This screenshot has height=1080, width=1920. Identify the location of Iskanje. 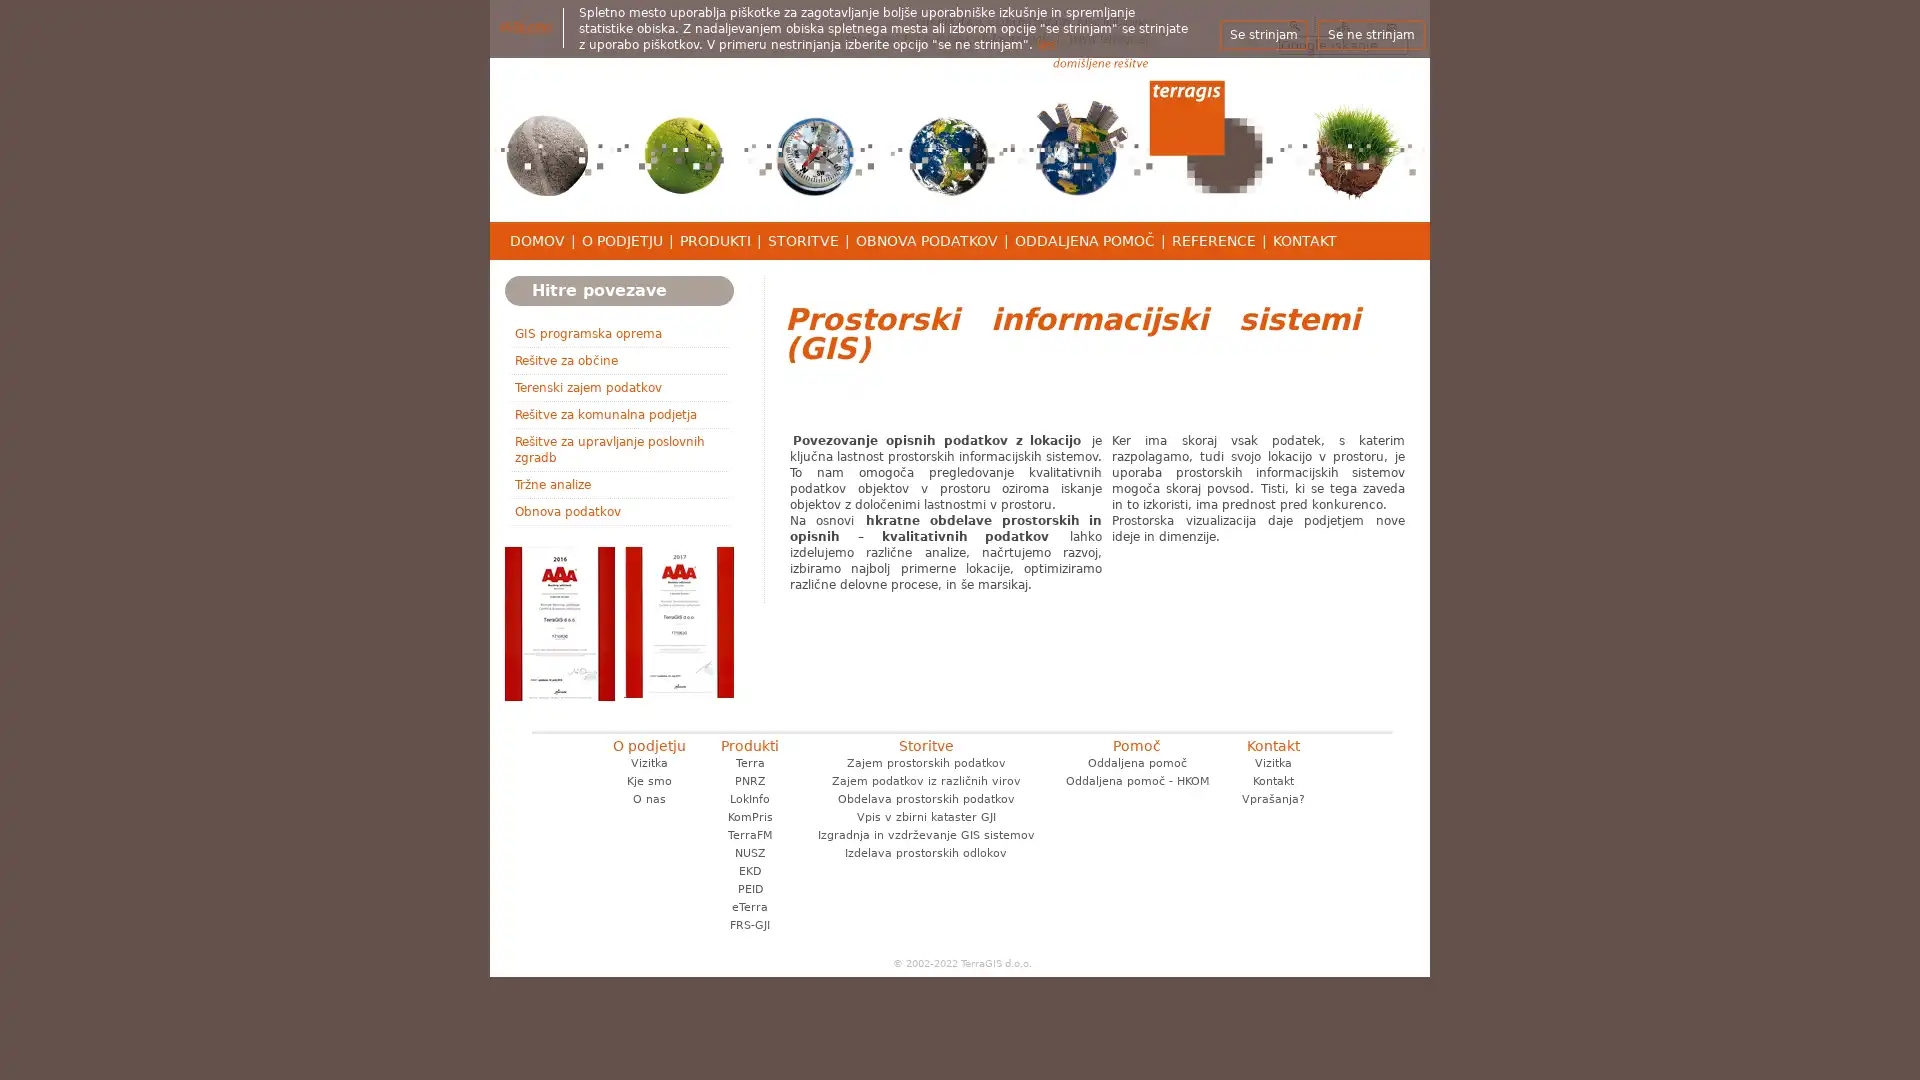
(1295, 24).